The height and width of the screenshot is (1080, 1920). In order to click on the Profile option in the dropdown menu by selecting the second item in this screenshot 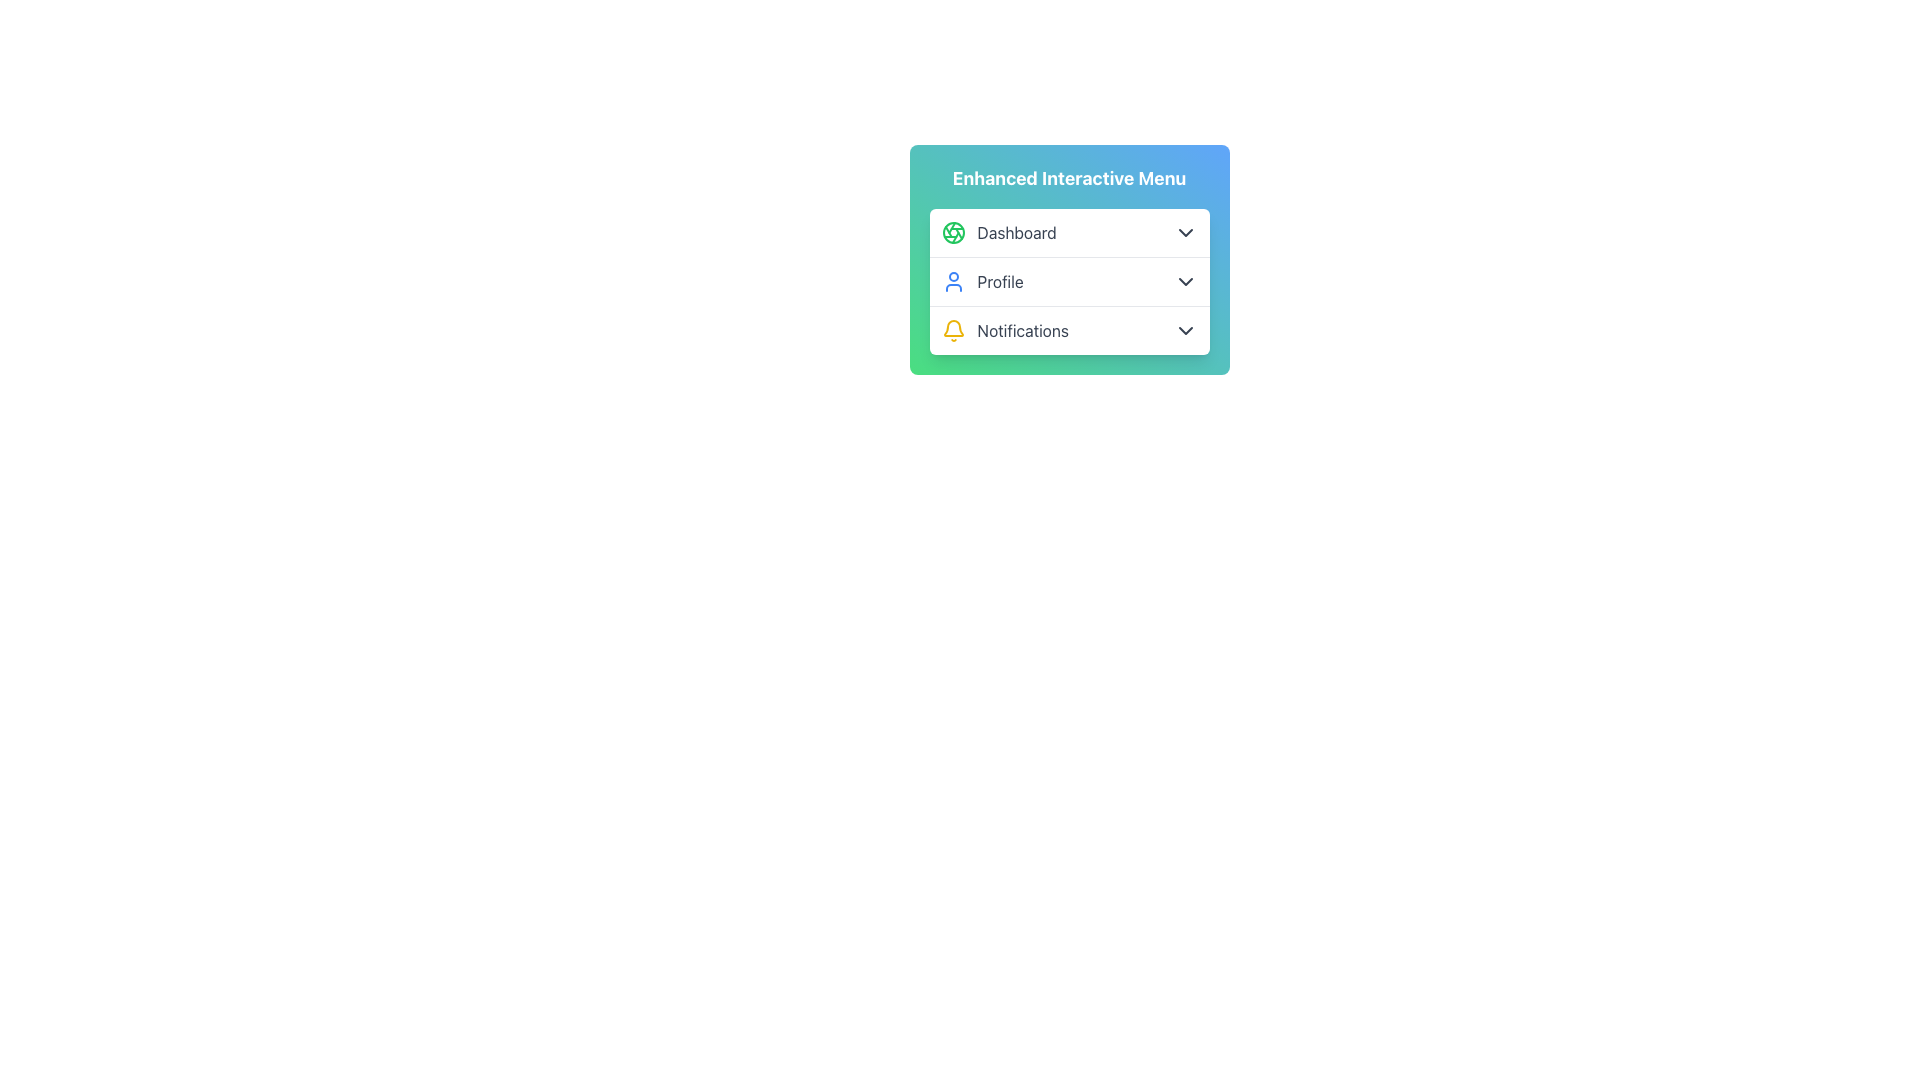, I will do `click(1068, 281)`.